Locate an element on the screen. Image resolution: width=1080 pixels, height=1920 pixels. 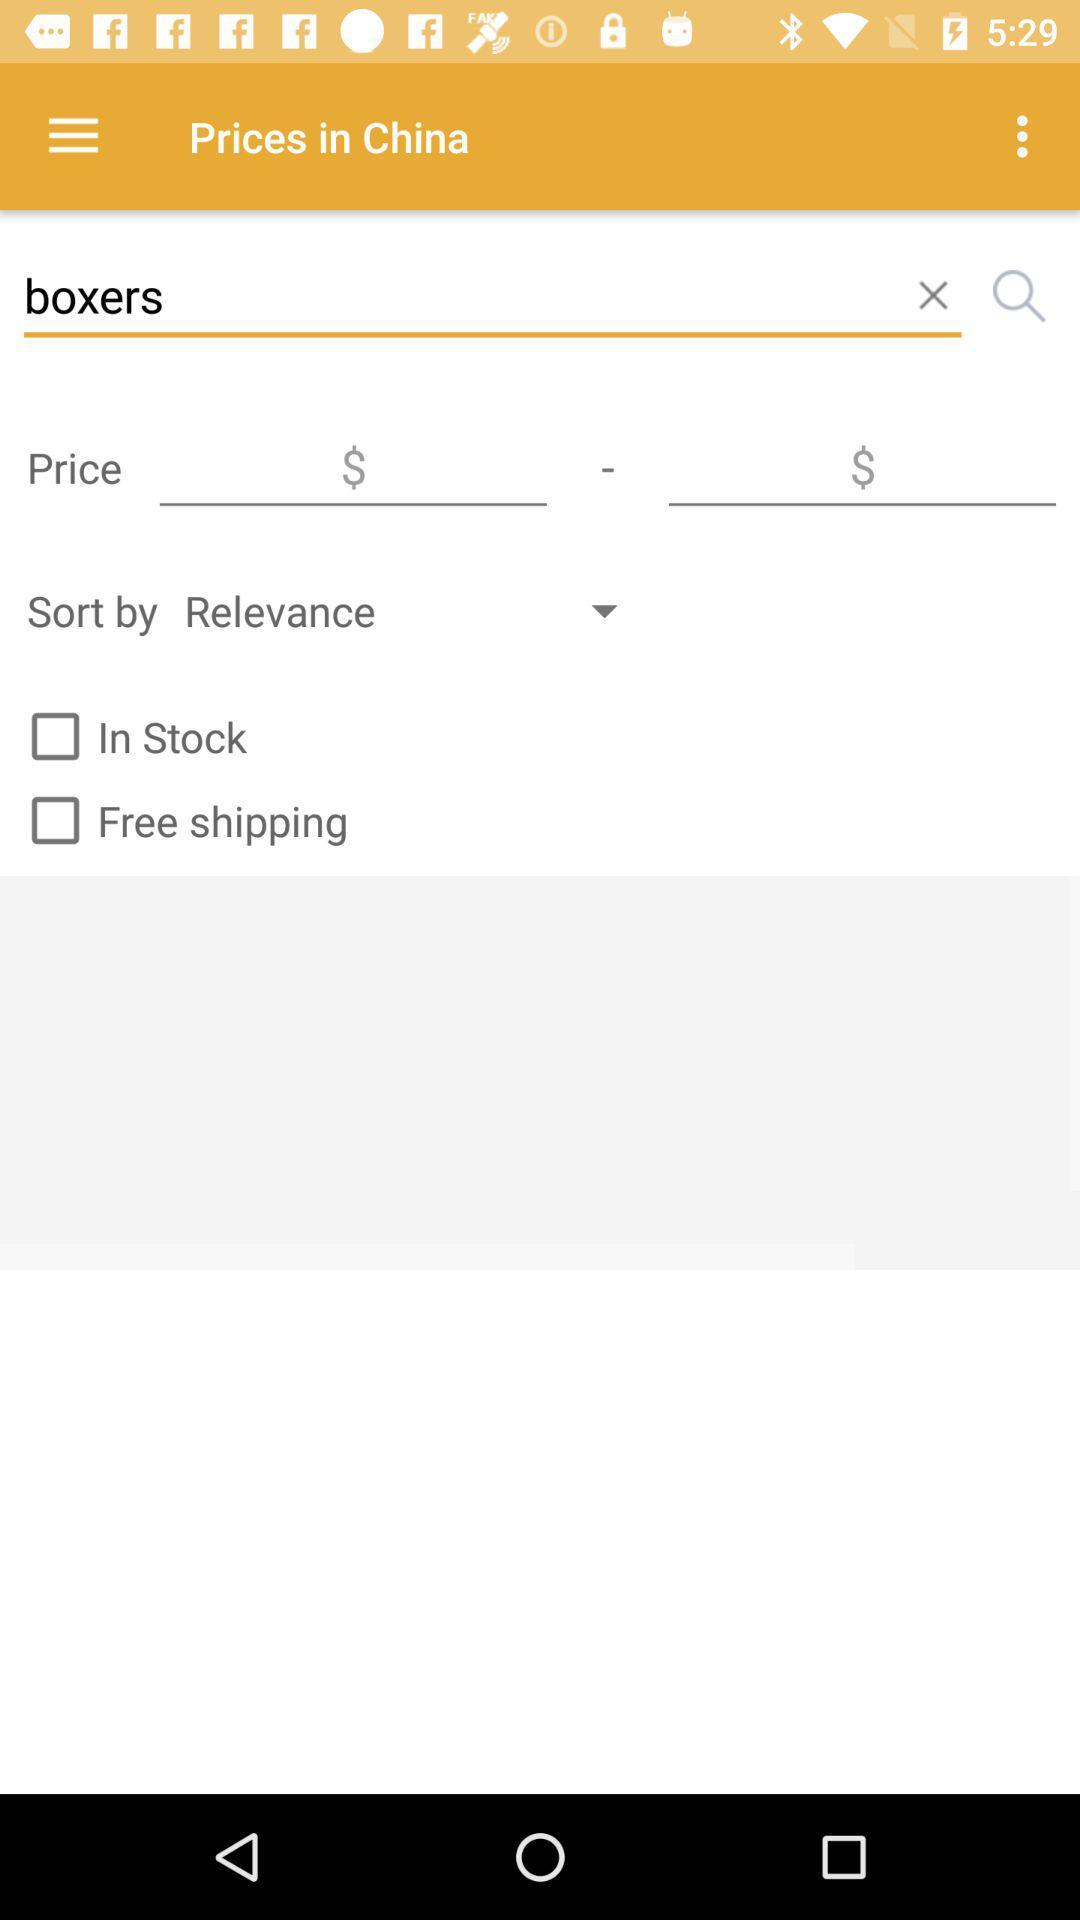
boxers item is located at coordinates (492, 295).